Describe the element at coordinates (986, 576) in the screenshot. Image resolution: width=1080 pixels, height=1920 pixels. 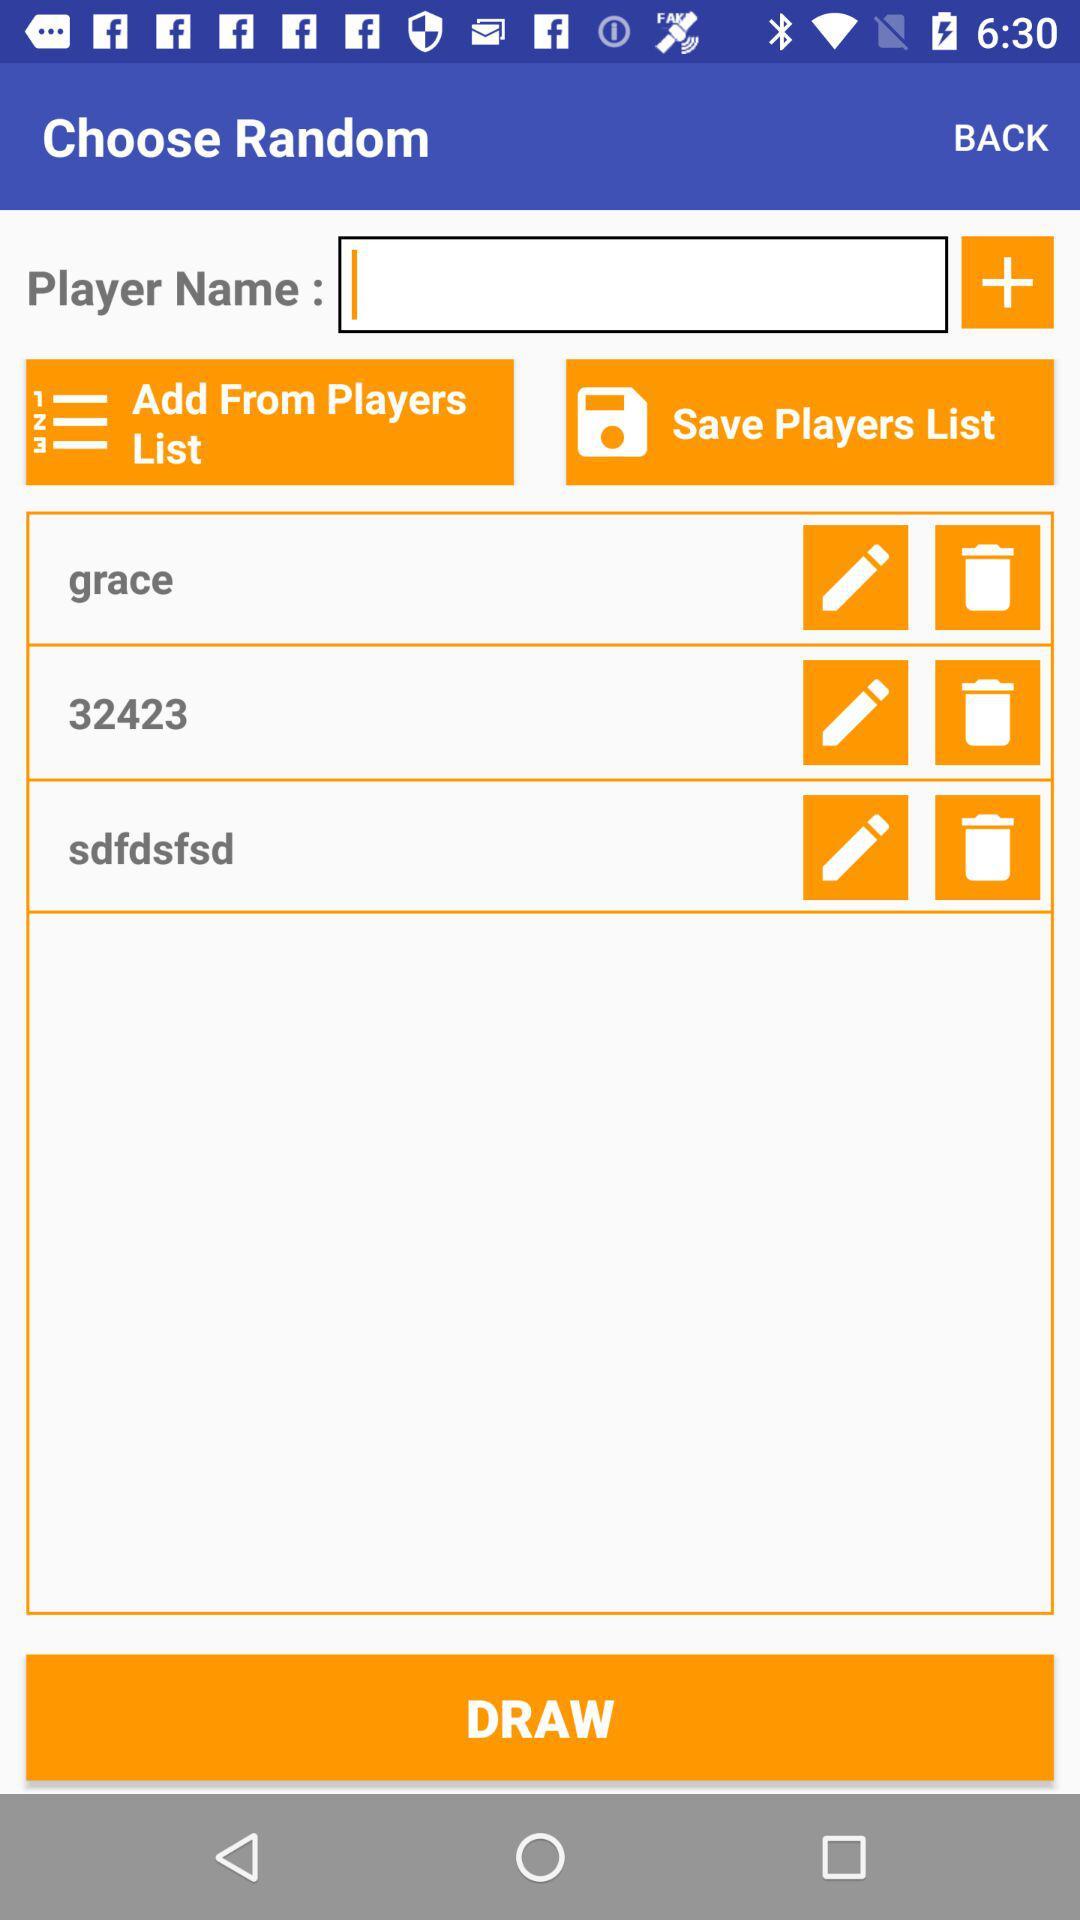
I see `delete` at that location.